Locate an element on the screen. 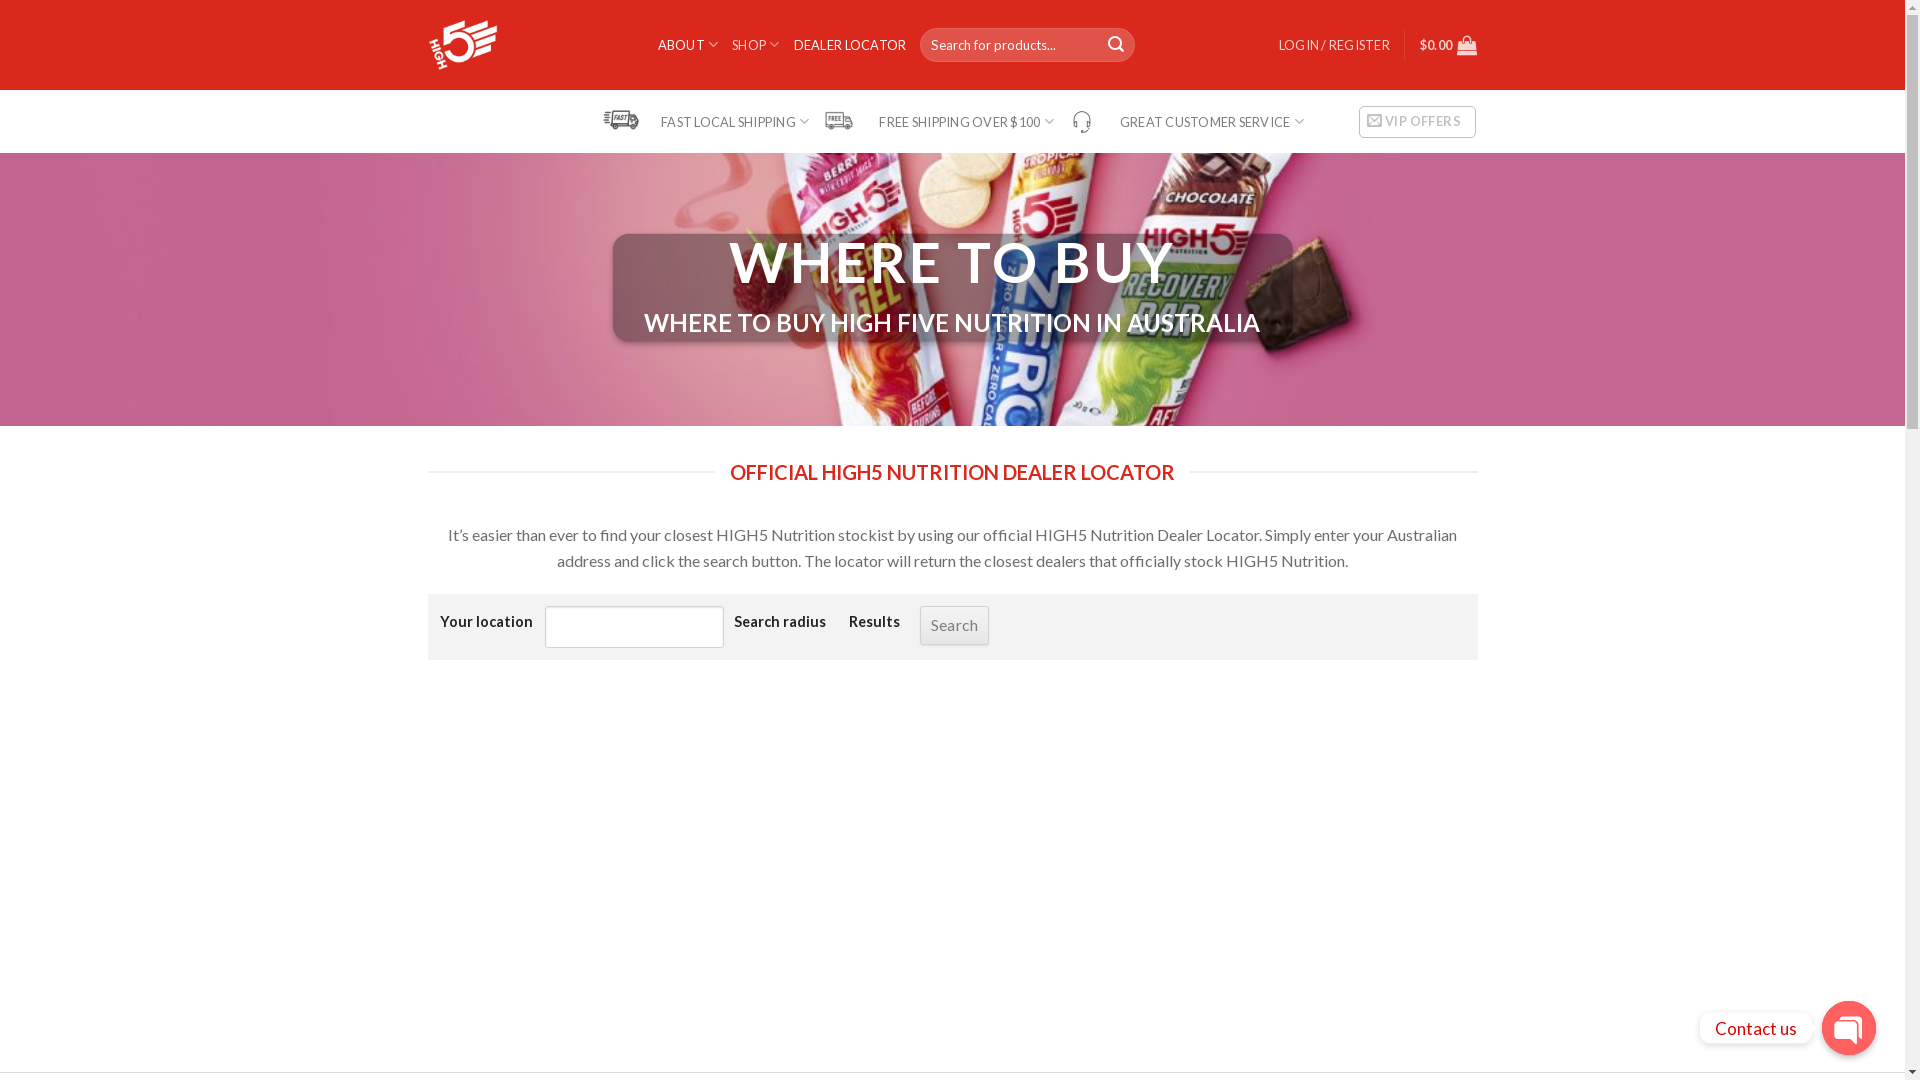 The image size is (1920, 1080). 'LOGIN / REGISTER' is located at coordinates (1334, 45).